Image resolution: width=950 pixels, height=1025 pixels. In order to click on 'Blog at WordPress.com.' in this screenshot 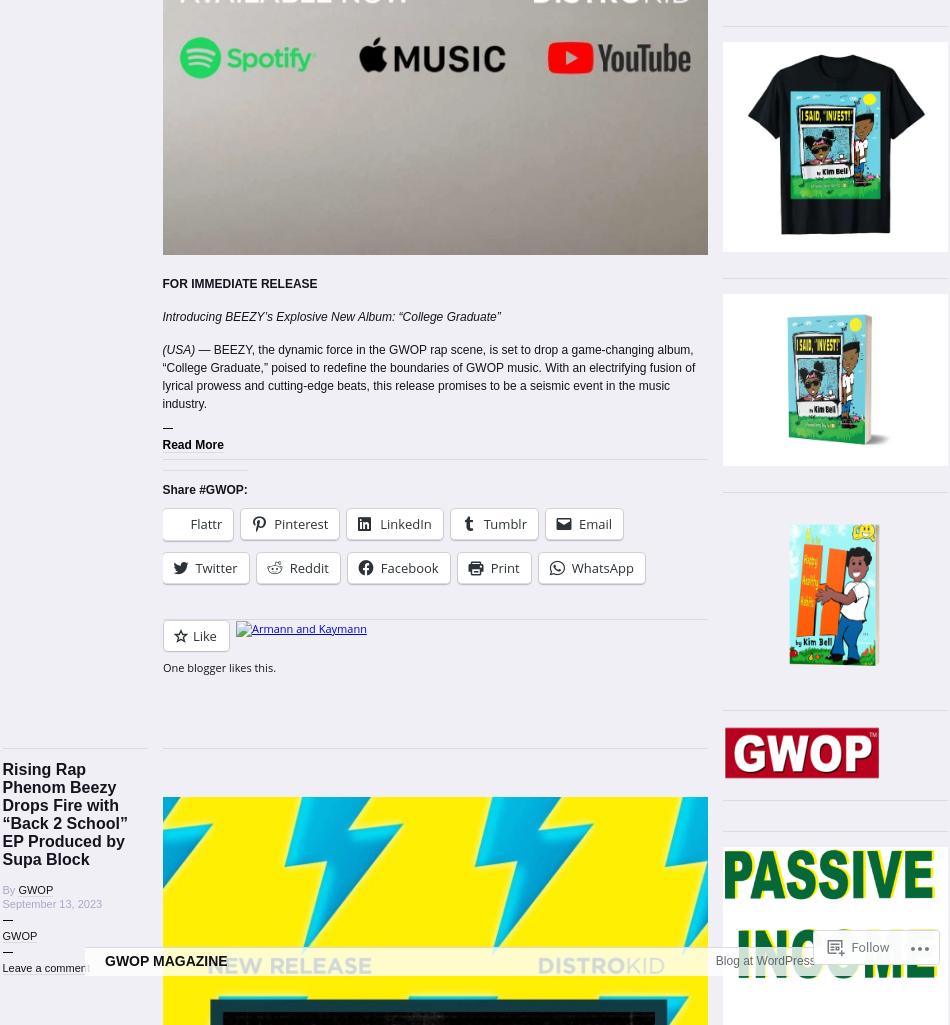, I will do `click(779, 1009)`.